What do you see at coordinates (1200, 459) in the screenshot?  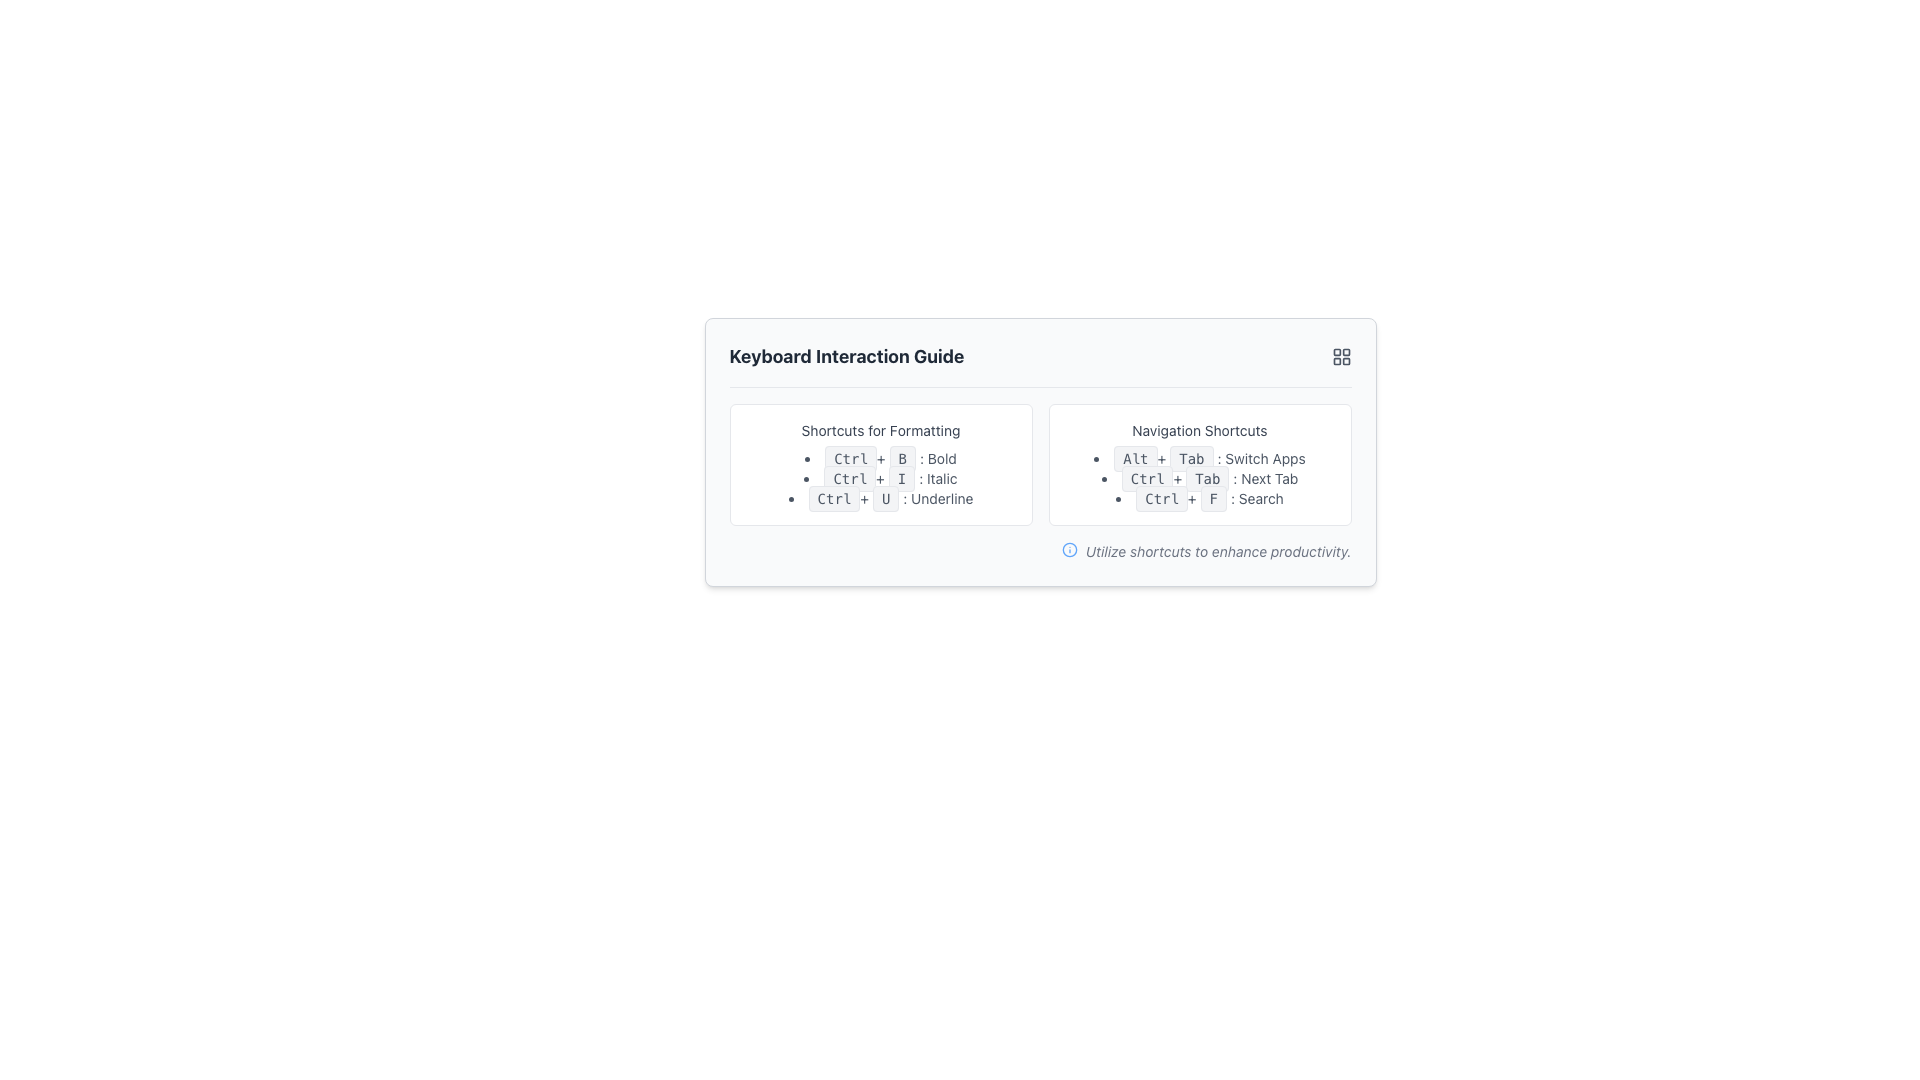 I see `the list item displaying 'Alt+Tab: Switch Apps', which includes styled keys 'Alt' and 'Tab' as buttons with a light gray background` at bounding box center [1200, 459].